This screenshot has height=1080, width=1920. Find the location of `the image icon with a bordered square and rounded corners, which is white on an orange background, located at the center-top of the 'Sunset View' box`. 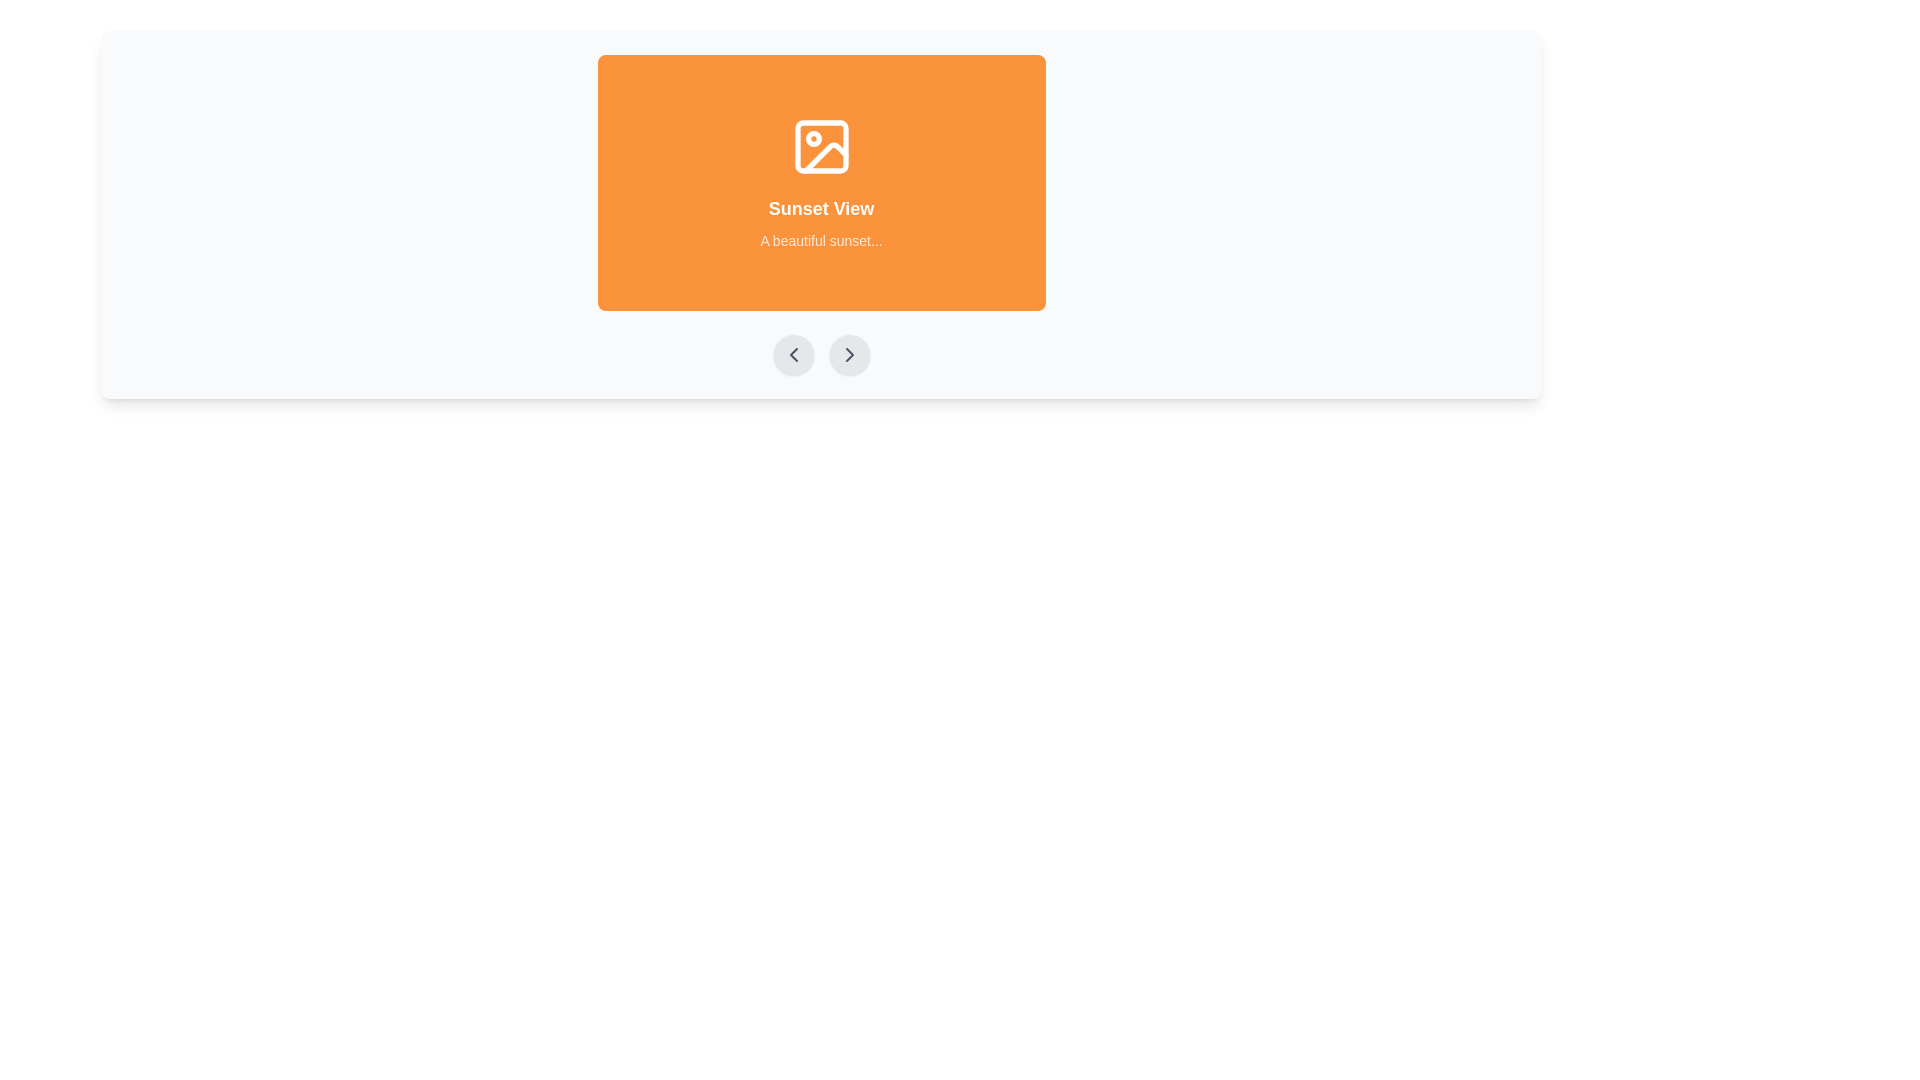

the image icon with a bordered square and rounded corners, which is white on an orange background, located at the center-top of the 'Sunset View' box is located at coordinates (821, 145).